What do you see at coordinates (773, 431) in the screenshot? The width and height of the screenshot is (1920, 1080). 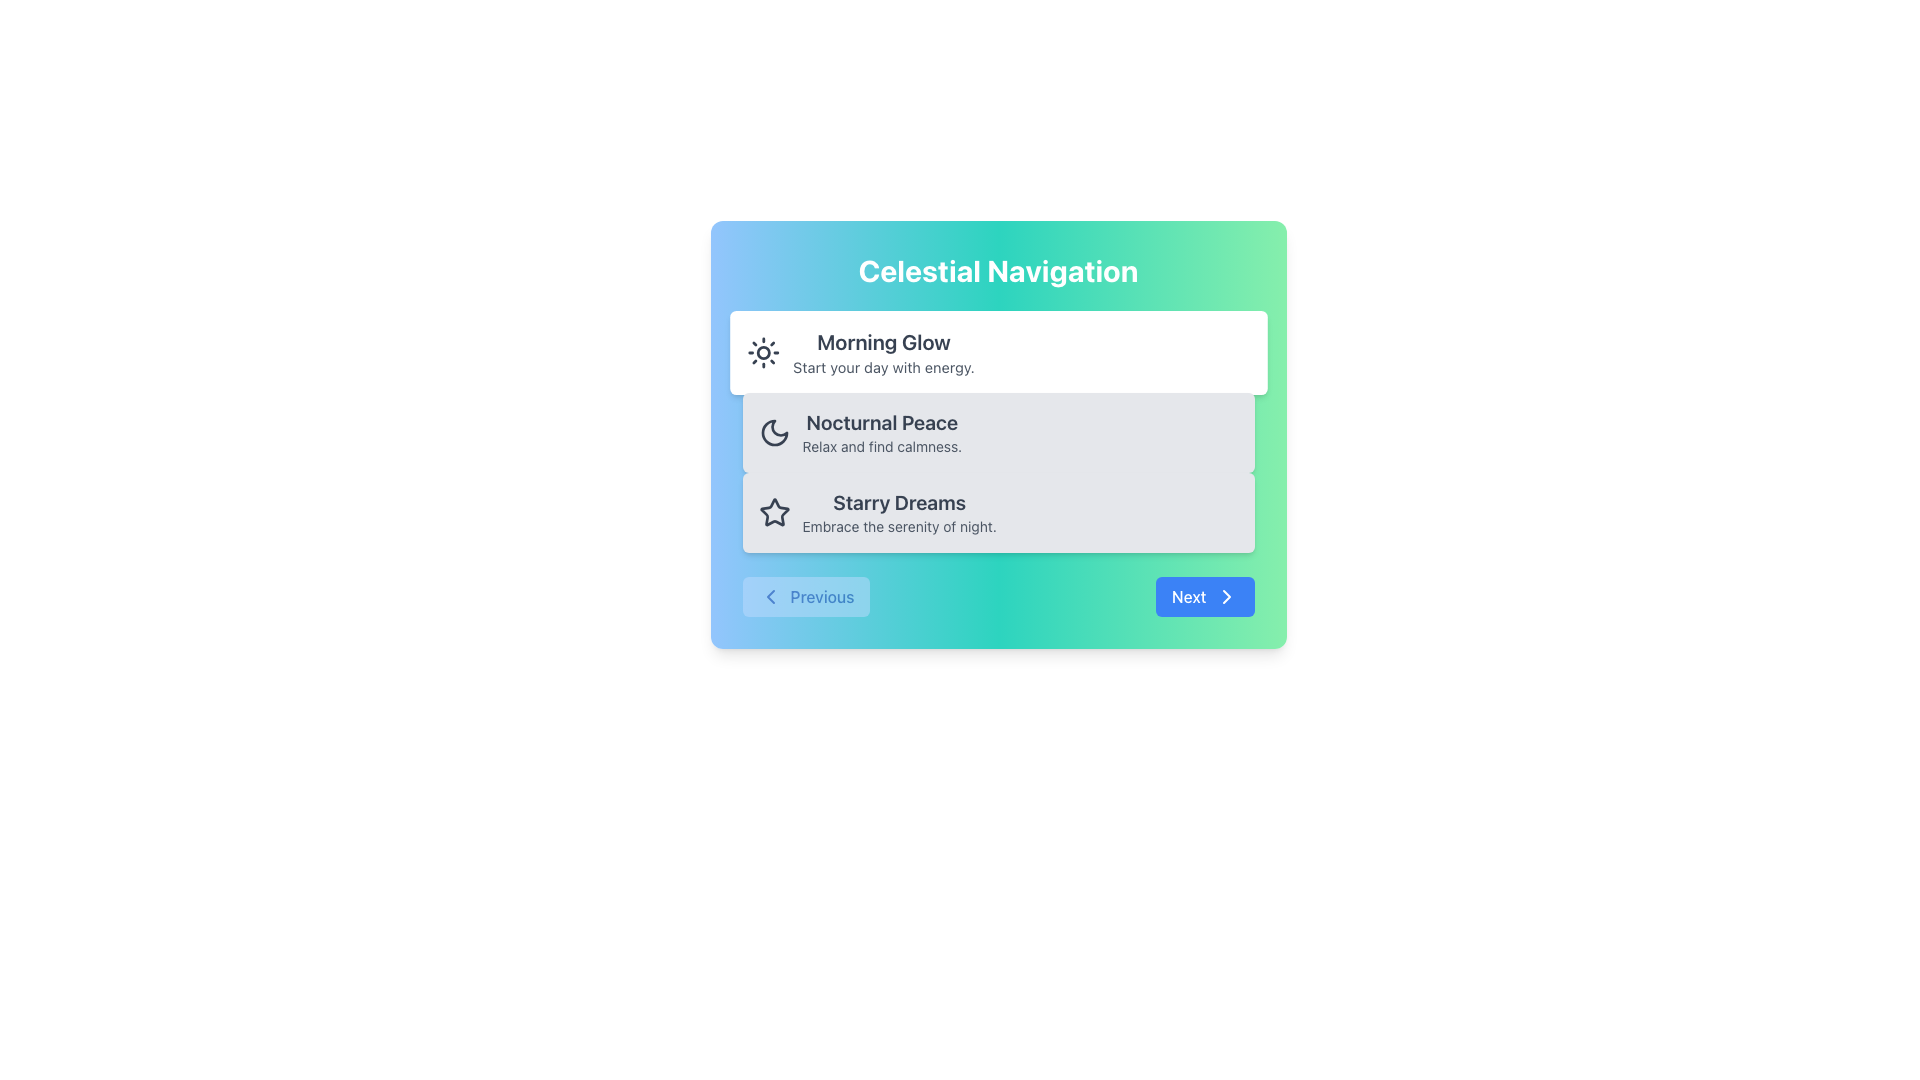 I see `the nocturnal-themed icon representing the 'Nocturnal Peace' option, which is the second item in the list between 'Morning Glow' and 'Starry Dreams'` at bounding box center [773, 431].